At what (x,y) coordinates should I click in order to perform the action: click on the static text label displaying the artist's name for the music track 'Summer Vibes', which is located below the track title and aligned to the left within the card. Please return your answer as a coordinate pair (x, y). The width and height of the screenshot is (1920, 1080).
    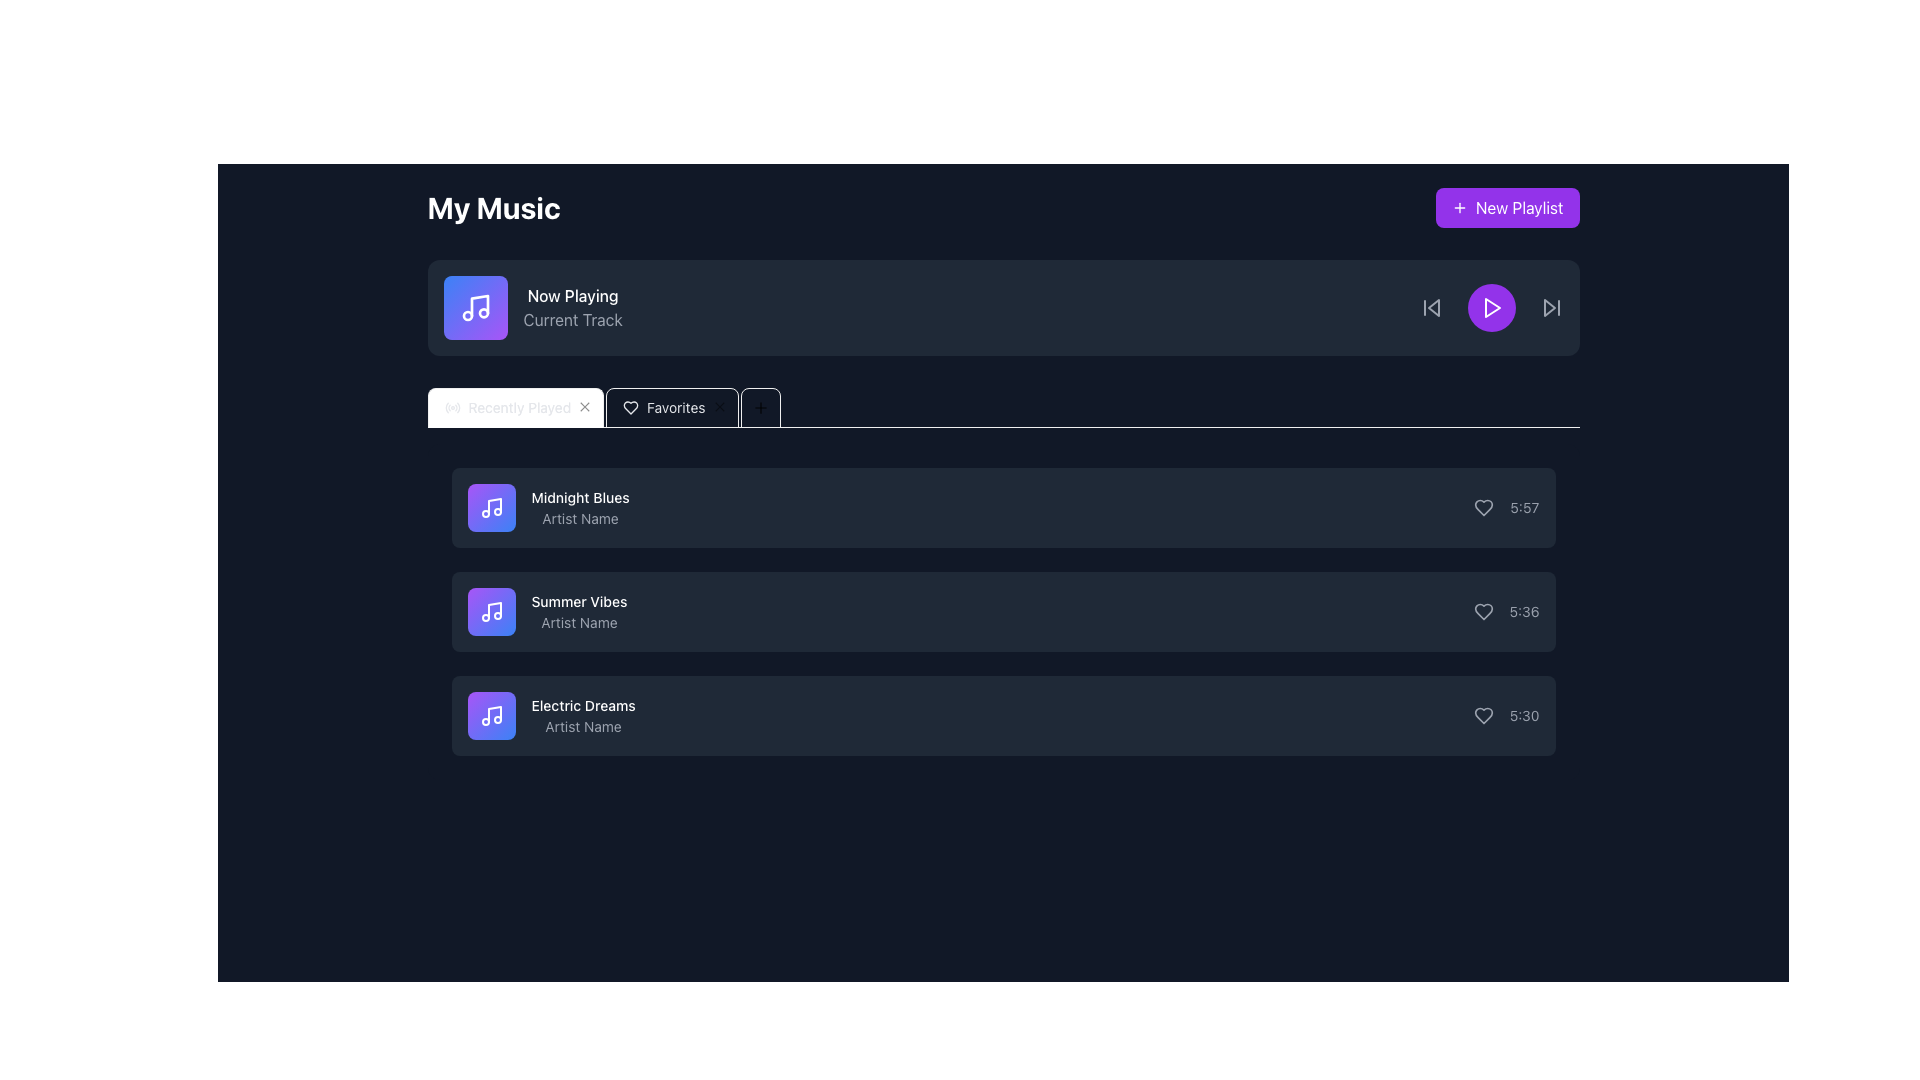
    Looking at the image, I should click on (578, 622).